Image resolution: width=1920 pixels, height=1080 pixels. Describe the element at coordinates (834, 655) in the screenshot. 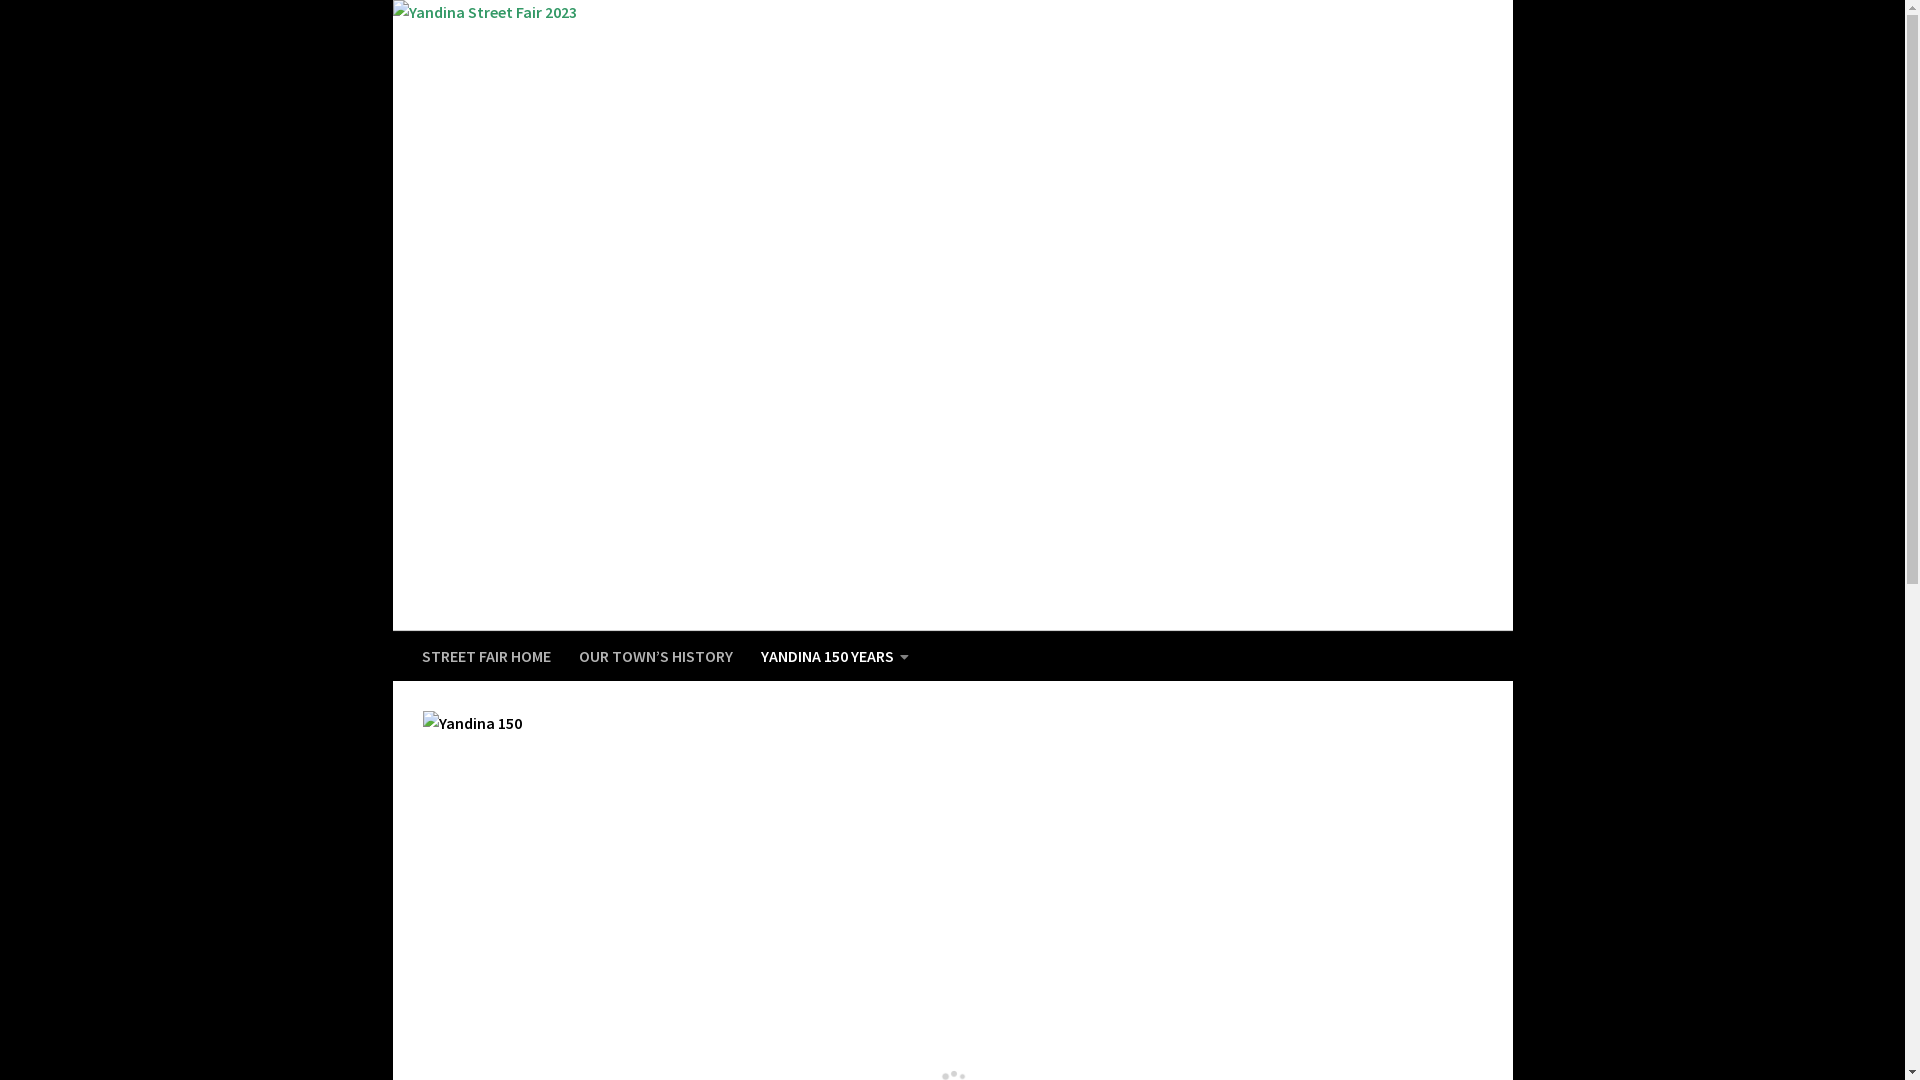

I see `'YANDINA 150 YEARS'` at that location.